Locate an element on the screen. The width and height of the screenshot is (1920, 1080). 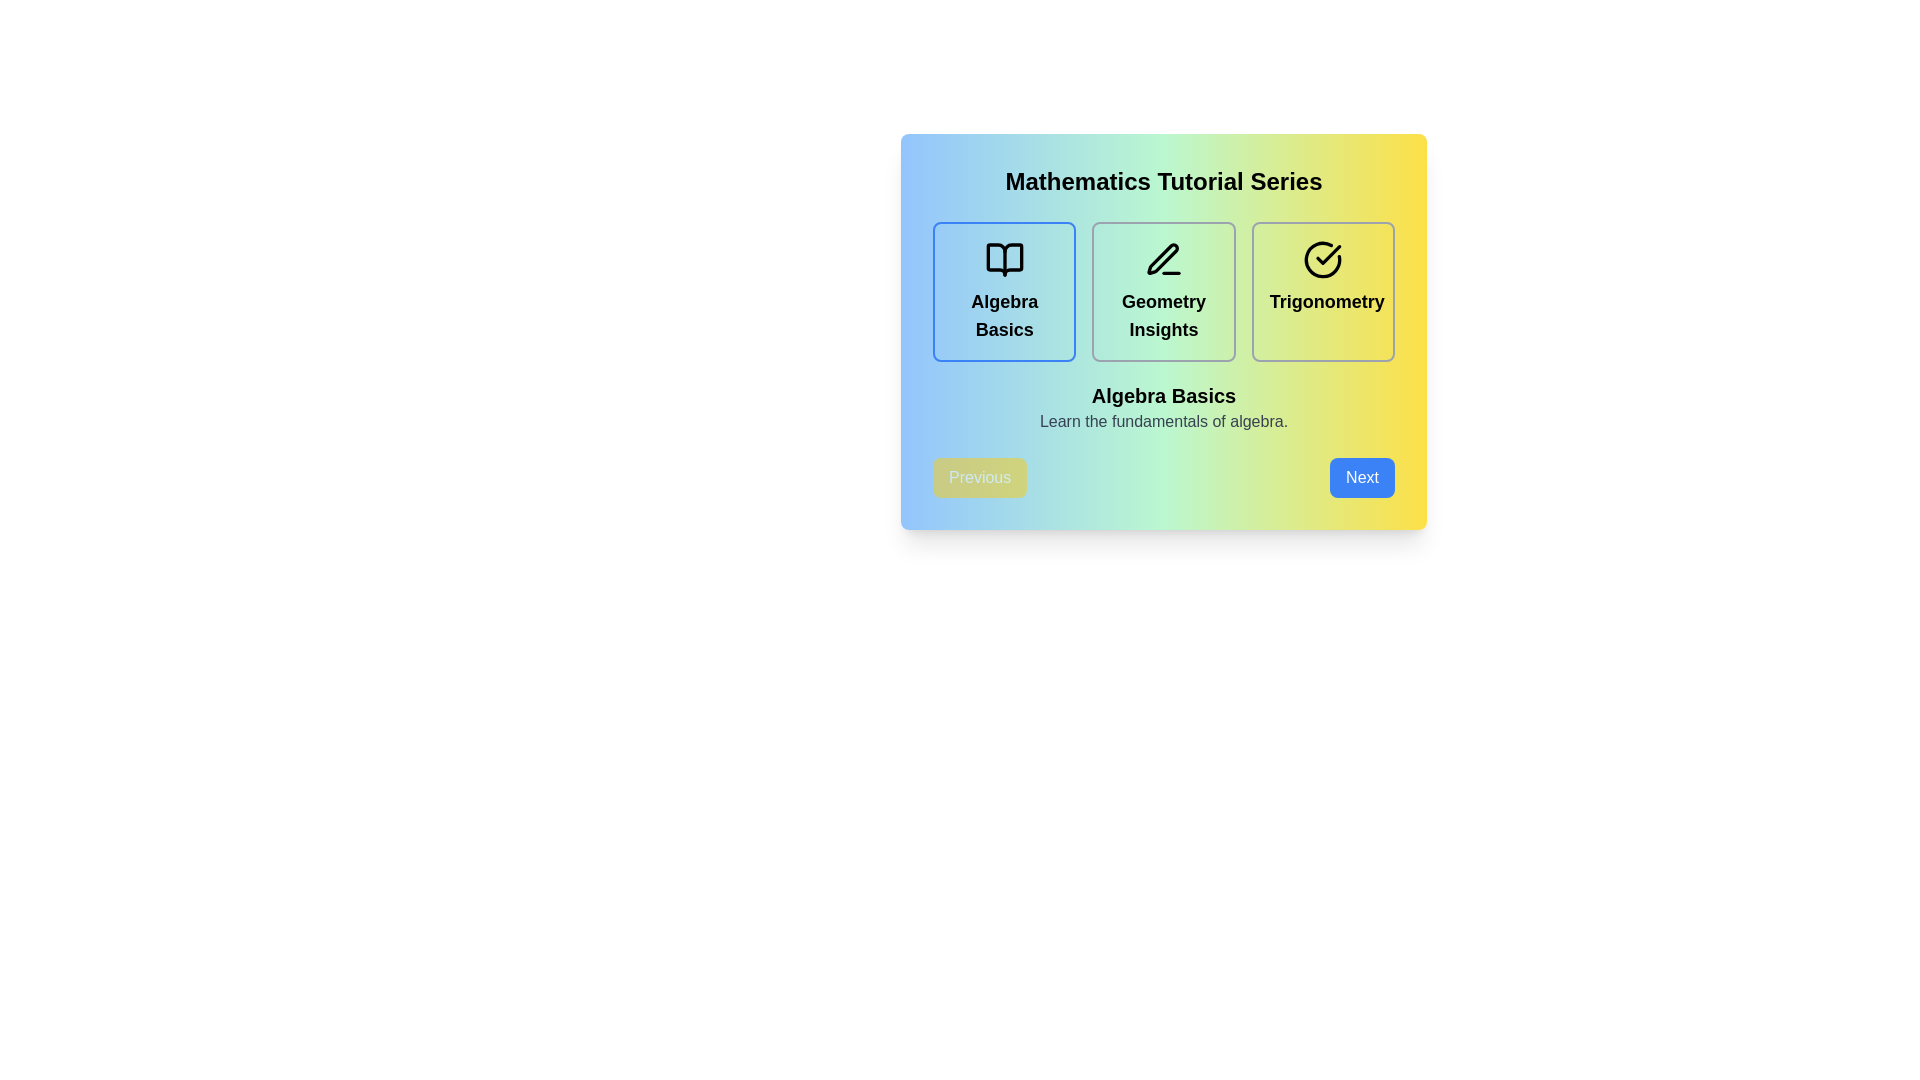
the 'Next' button to navigate to the next lesson is located at coordinates (1361, 478).